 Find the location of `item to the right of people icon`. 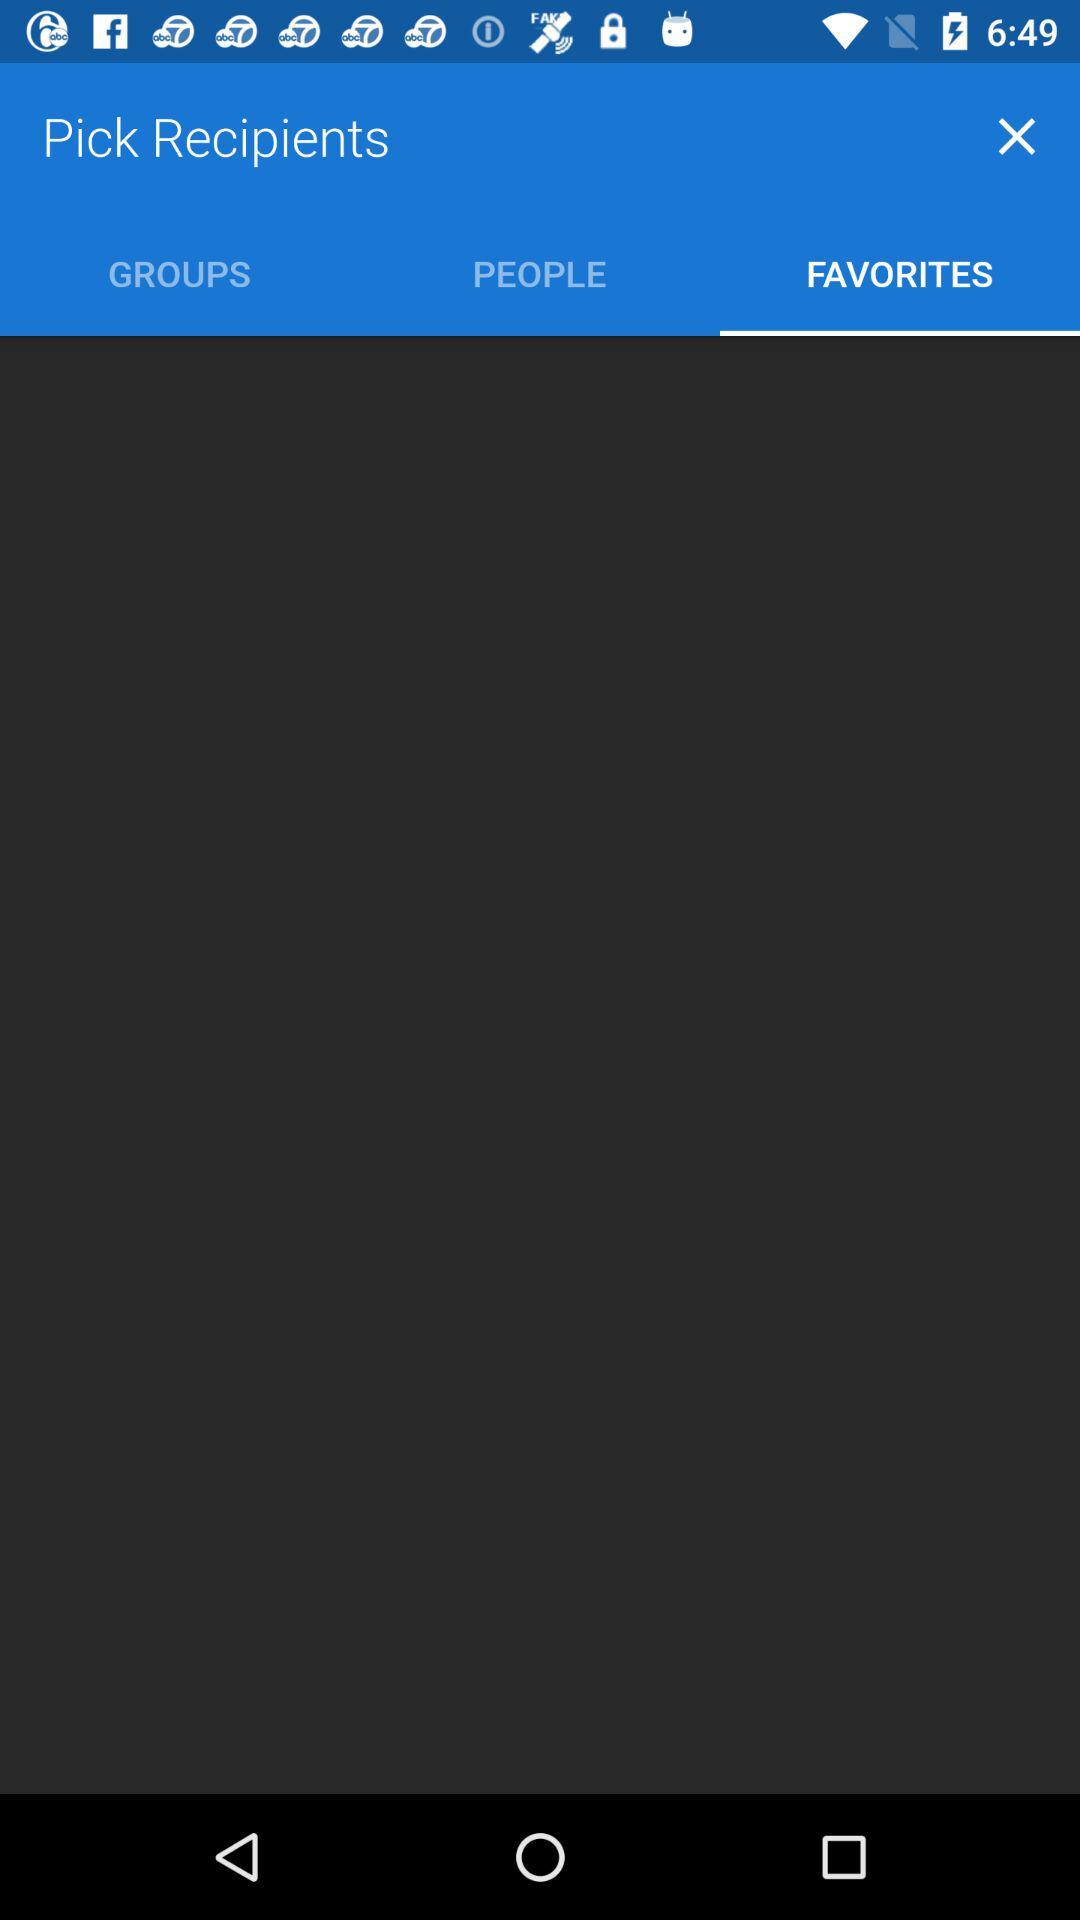

item to the right of people icon is located at coordinates (898, 272).